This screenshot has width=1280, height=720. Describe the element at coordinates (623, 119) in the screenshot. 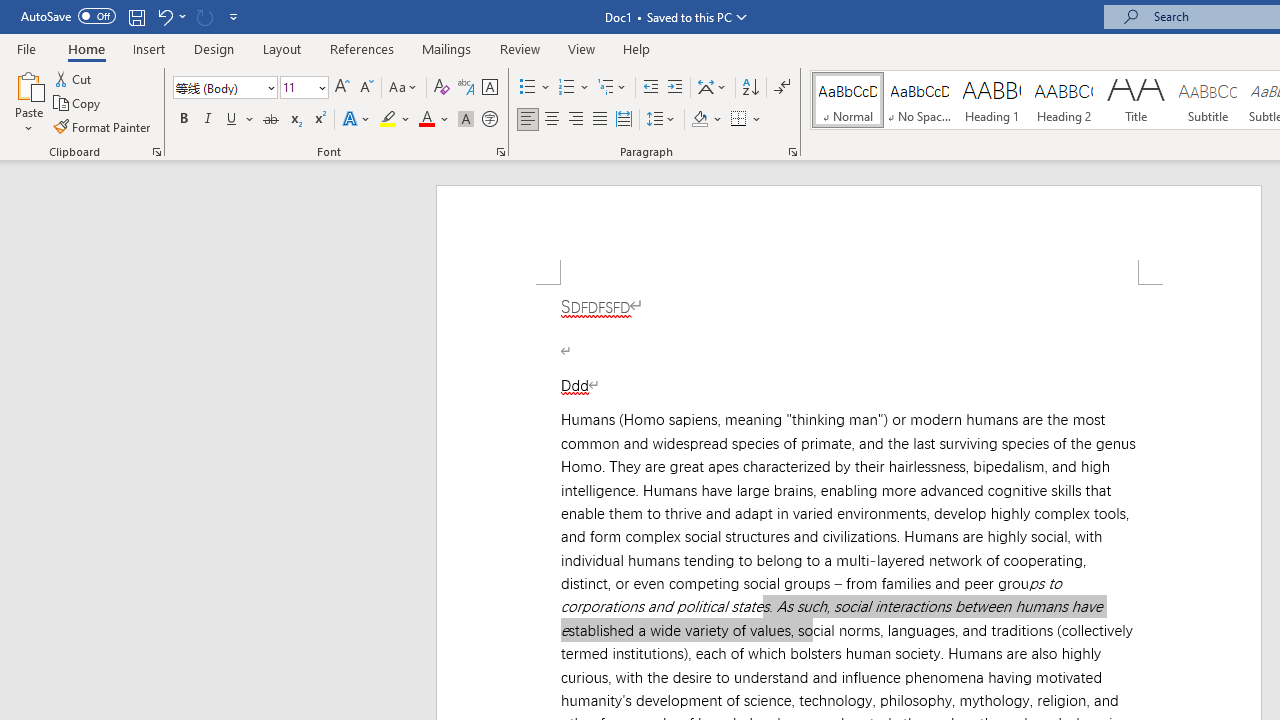

I see `'Distributed'` at that location.